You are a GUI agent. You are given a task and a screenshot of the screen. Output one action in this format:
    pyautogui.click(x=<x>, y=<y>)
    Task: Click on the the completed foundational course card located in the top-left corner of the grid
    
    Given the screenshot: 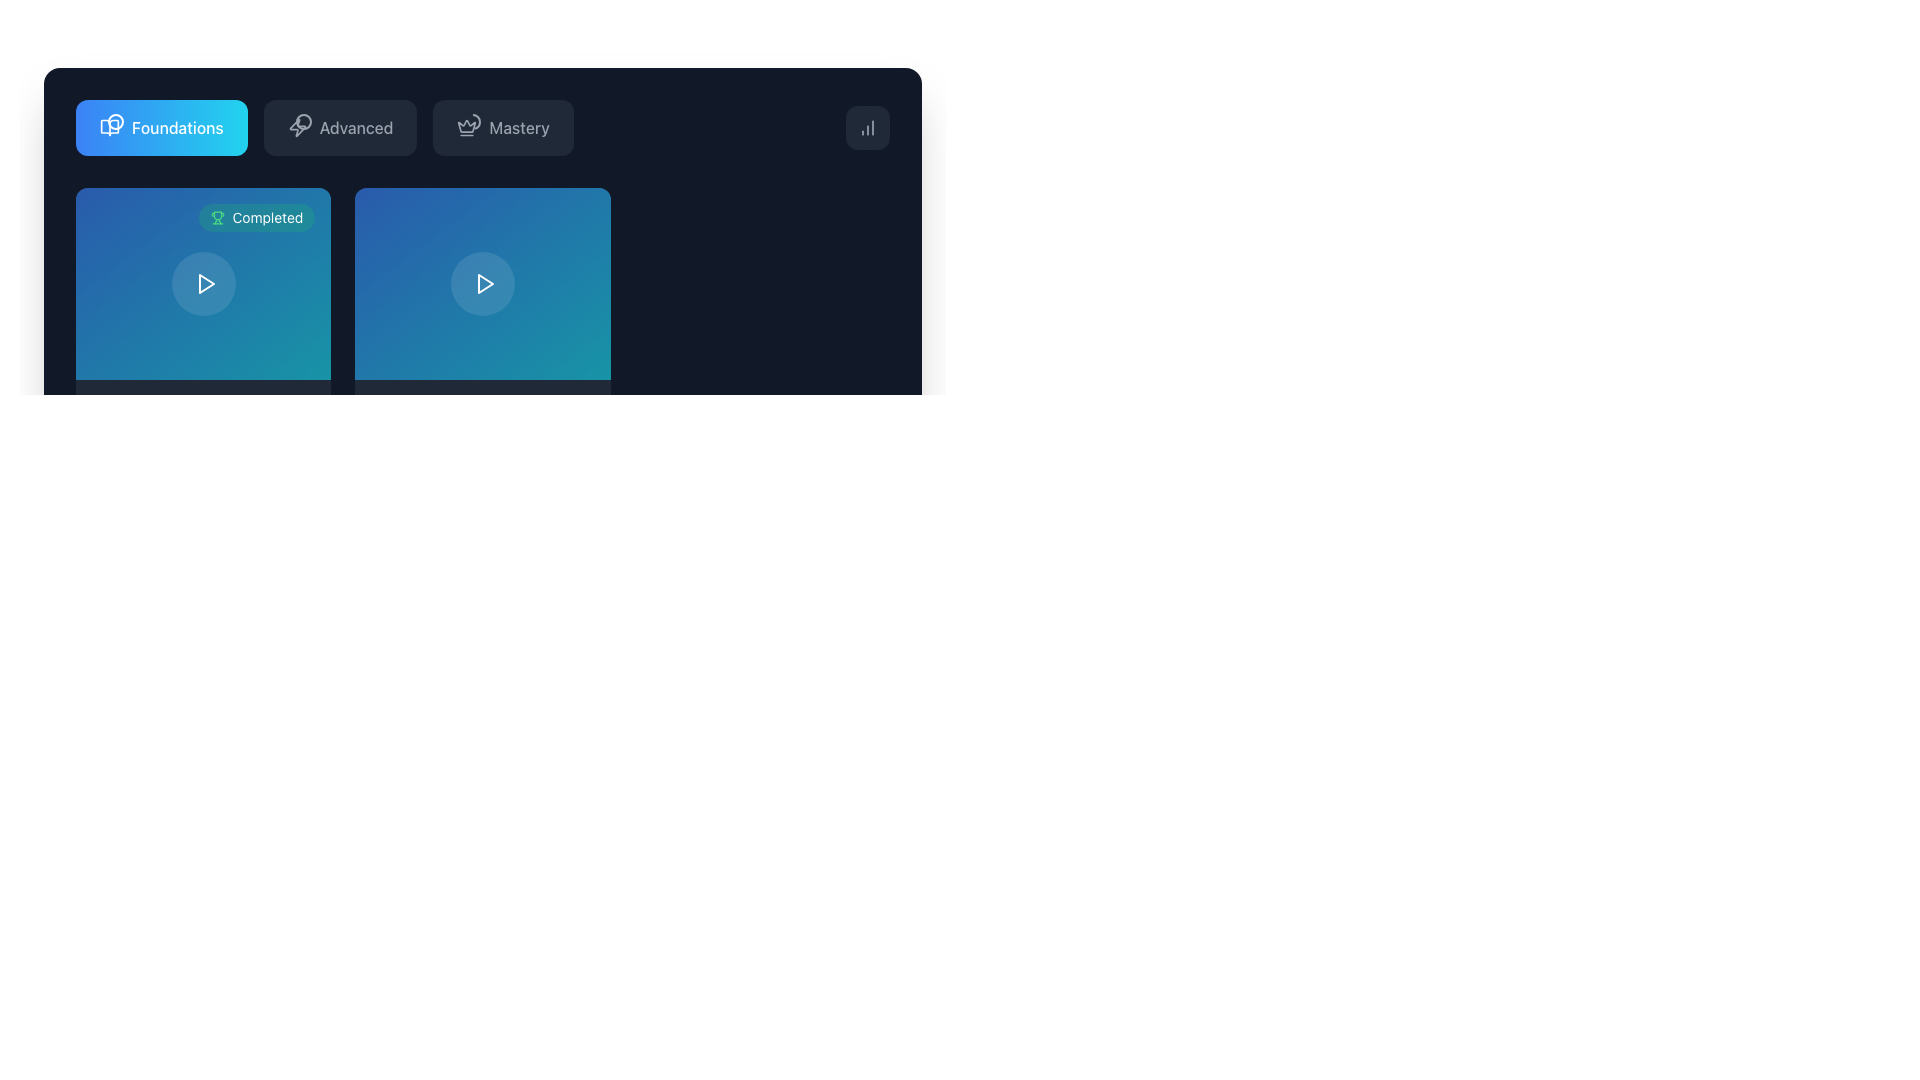 What is the action you would take?
    pyautogui.click(x=203, y=367)
    